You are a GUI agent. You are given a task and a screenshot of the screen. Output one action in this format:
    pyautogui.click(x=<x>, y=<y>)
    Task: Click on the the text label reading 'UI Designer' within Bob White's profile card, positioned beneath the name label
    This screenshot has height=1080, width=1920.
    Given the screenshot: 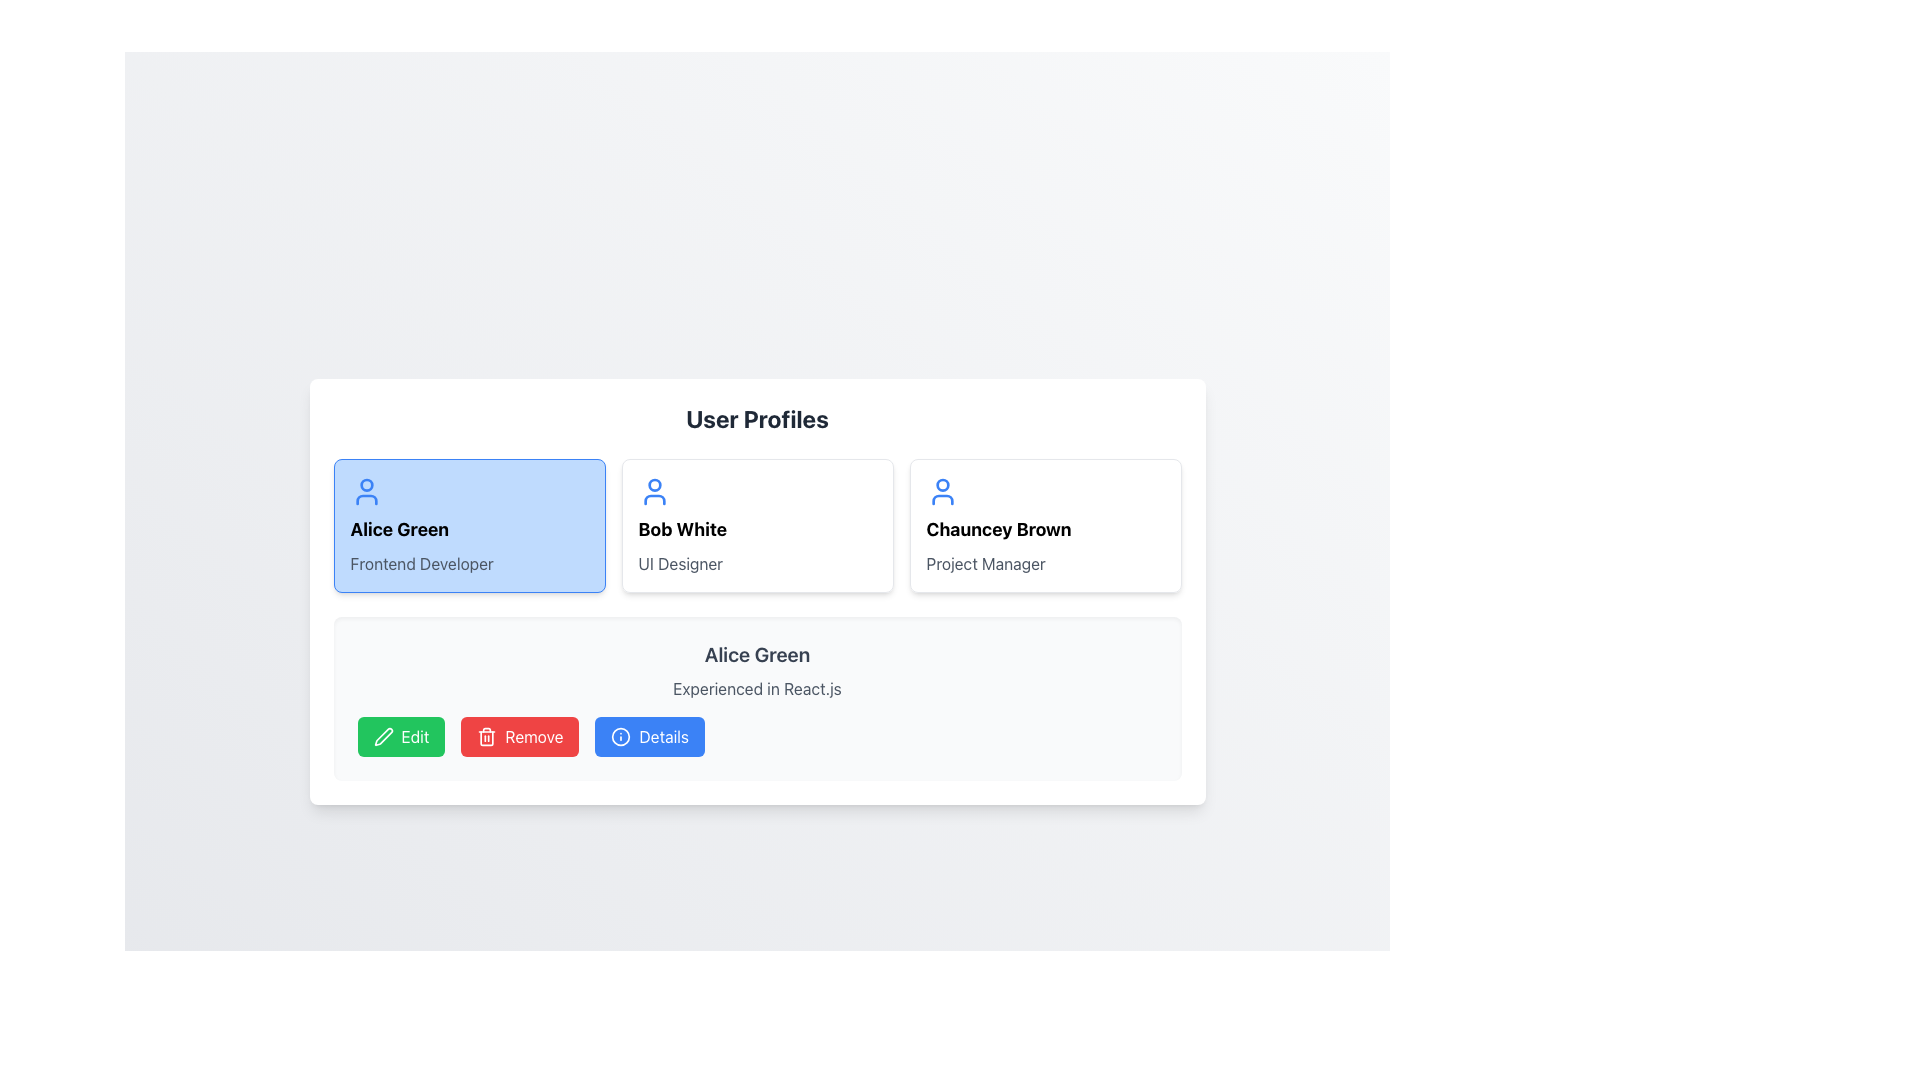 What is the action you would take?
    pyautogui.click(x=680, y=563)
    